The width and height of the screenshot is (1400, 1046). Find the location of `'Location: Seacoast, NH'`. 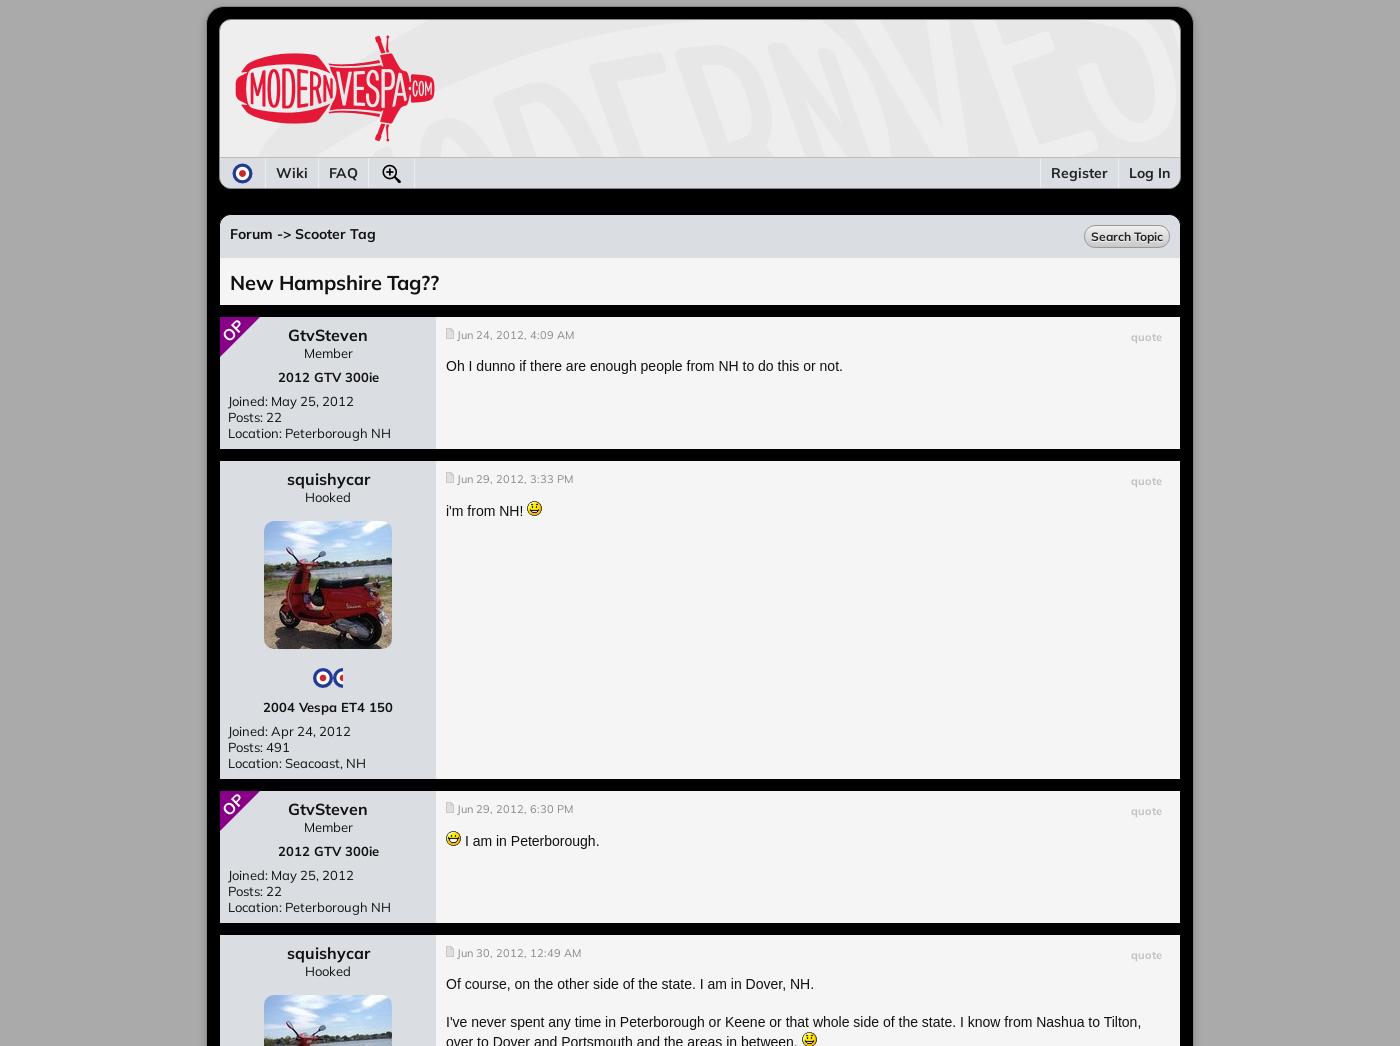

'Location: Seacoast, NH' is located at coordinates (296, 761).